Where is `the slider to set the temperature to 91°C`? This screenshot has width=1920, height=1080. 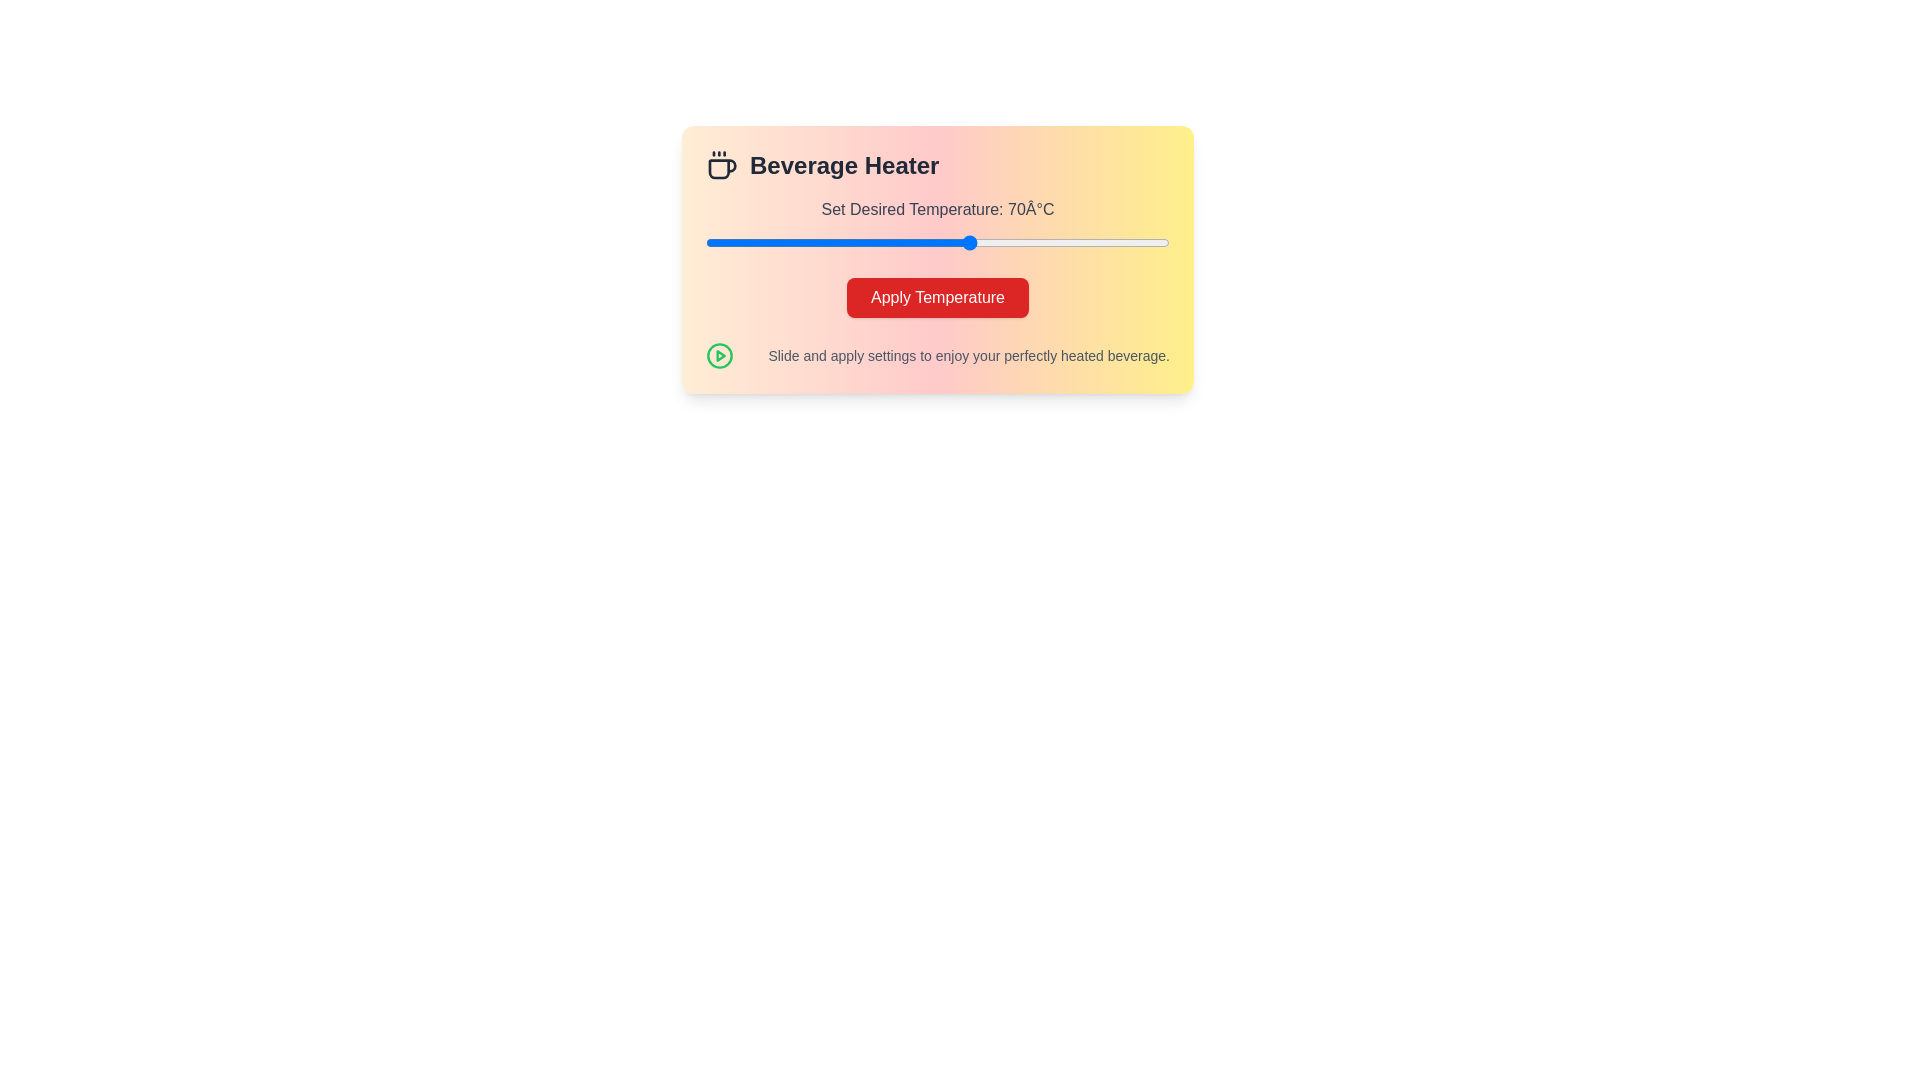 the slider to set the temperature to 91°C is located at coordinates (1109, 242).